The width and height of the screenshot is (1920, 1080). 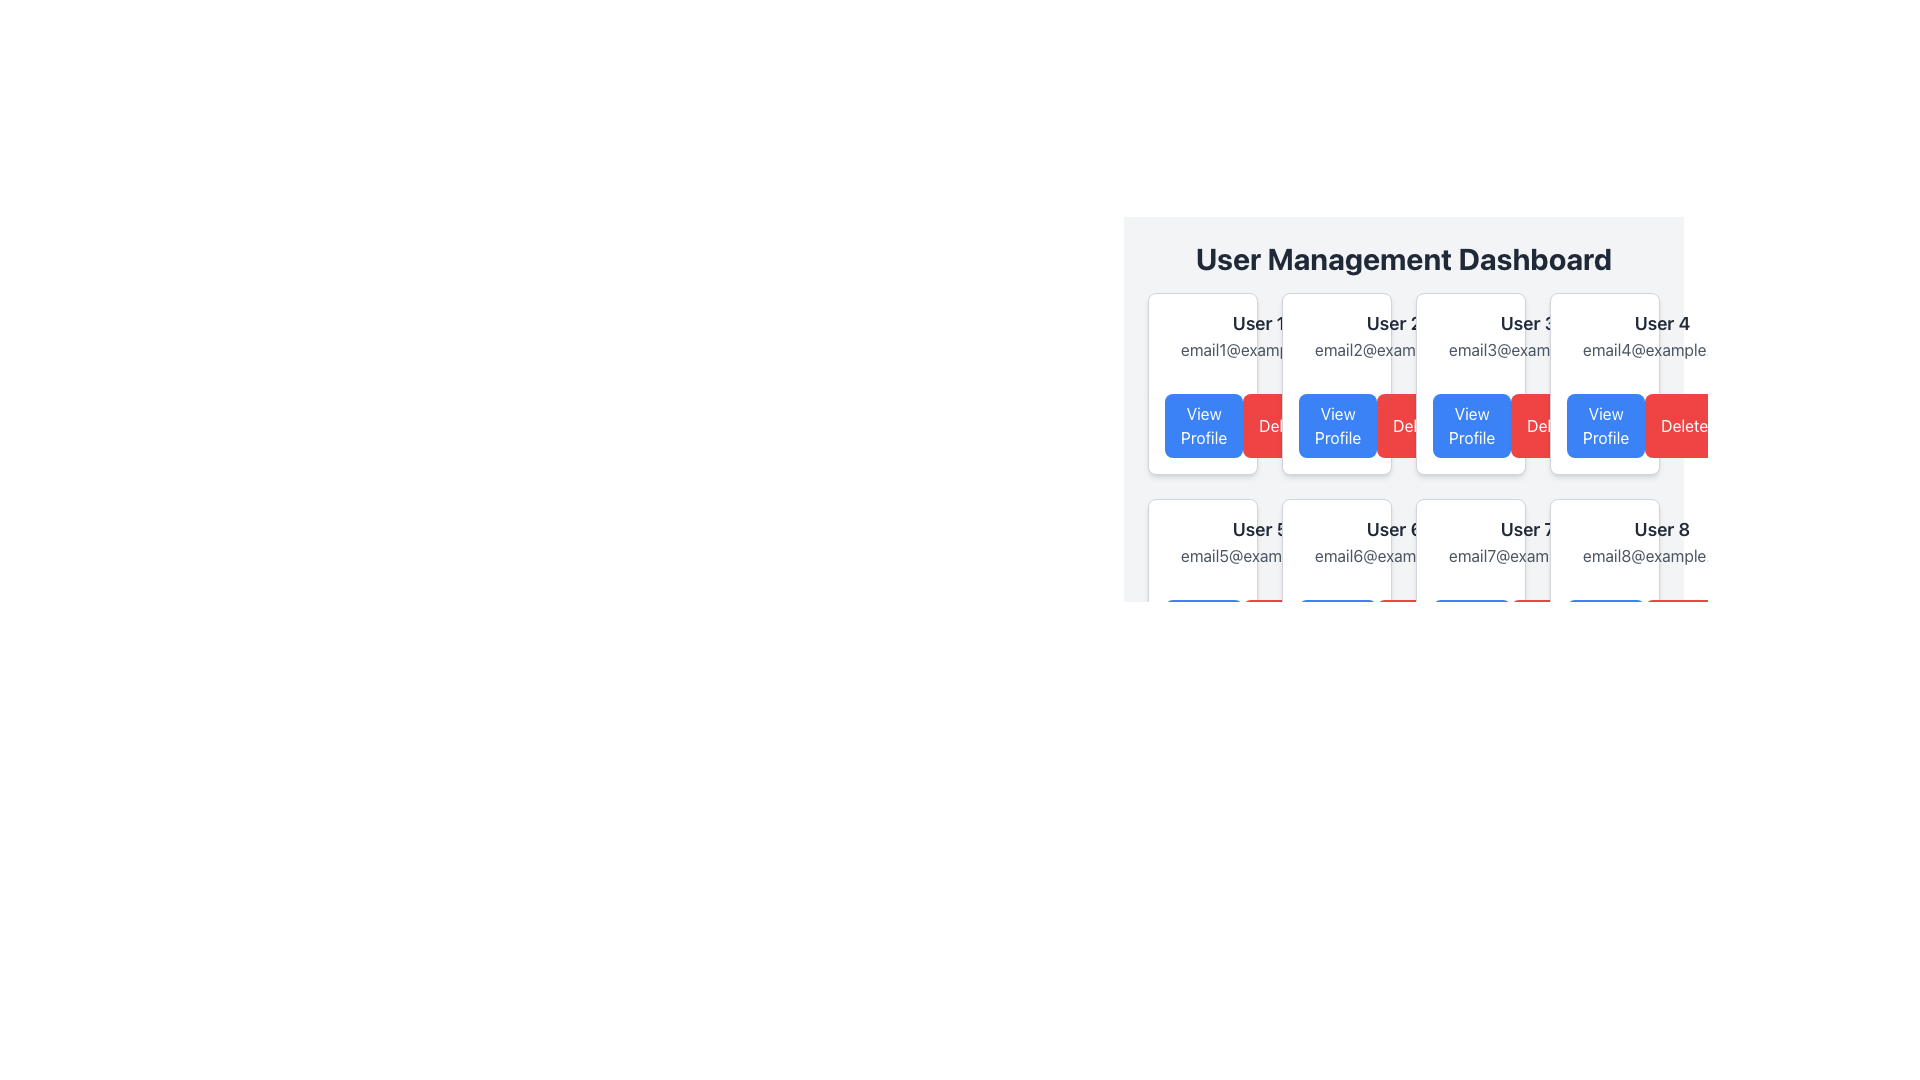 I want to click on the delete button located to the right of the 'View Profile' button, which allows users to delete a corresponding item or user profile, so click(x=1415, y=424).